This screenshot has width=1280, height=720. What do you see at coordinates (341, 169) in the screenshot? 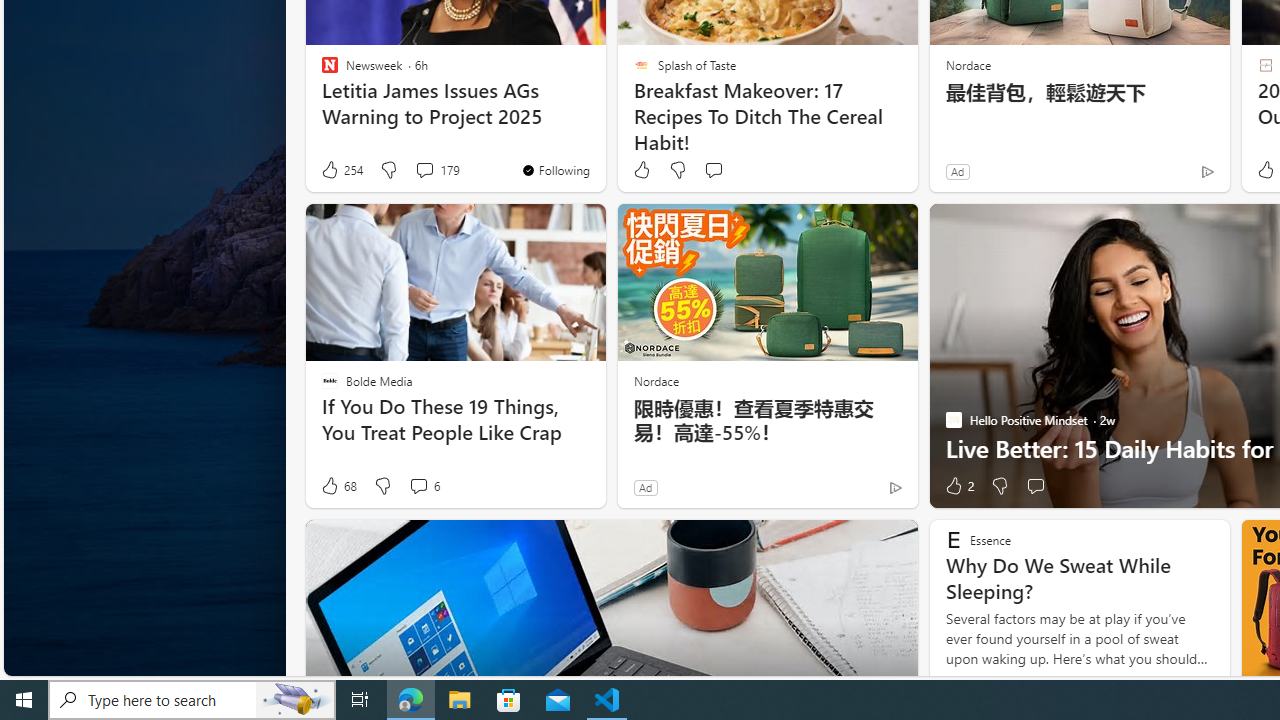
I see `'254 Like'` at bounding box center [341, 169].